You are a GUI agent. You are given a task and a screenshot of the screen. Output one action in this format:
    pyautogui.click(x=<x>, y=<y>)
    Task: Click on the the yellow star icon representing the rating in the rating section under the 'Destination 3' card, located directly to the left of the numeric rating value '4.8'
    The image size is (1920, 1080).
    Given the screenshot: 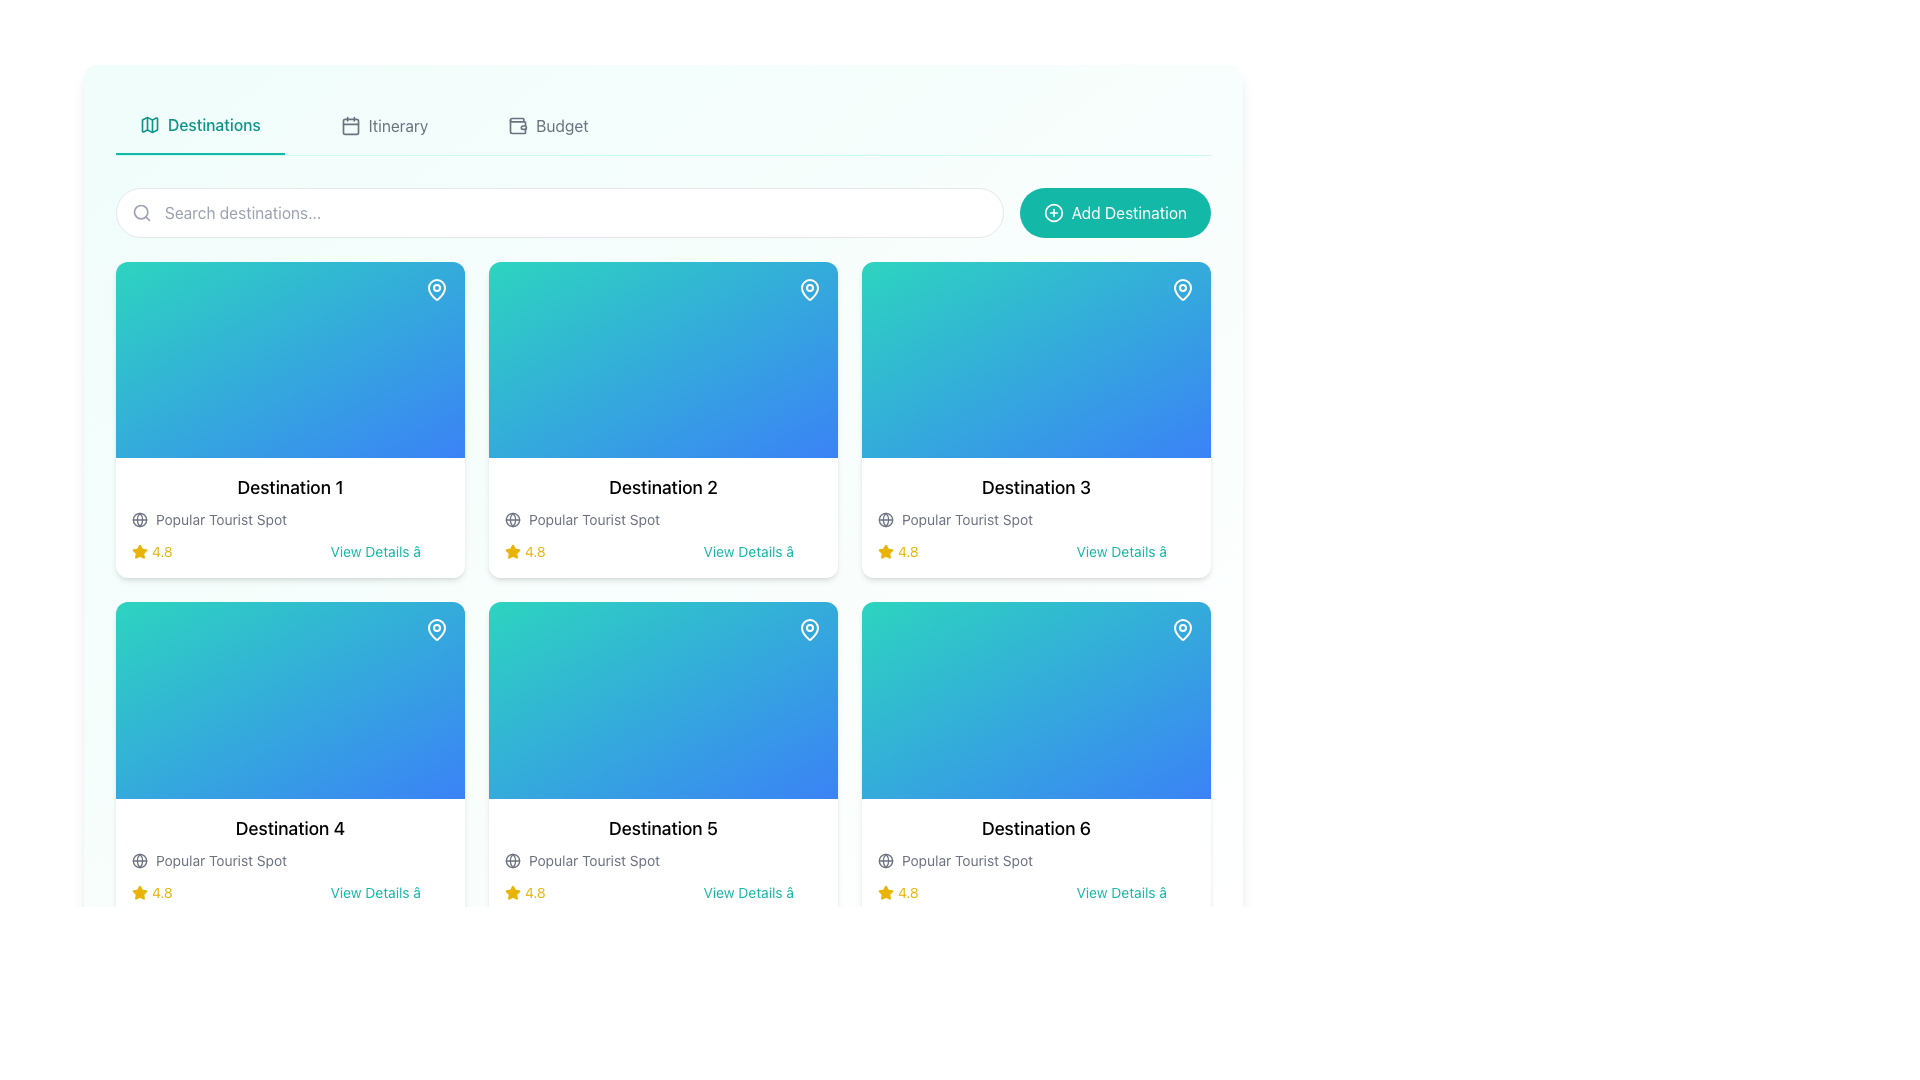 What is the action you would take?
    pyautogui.click(x=885, y=551)
    